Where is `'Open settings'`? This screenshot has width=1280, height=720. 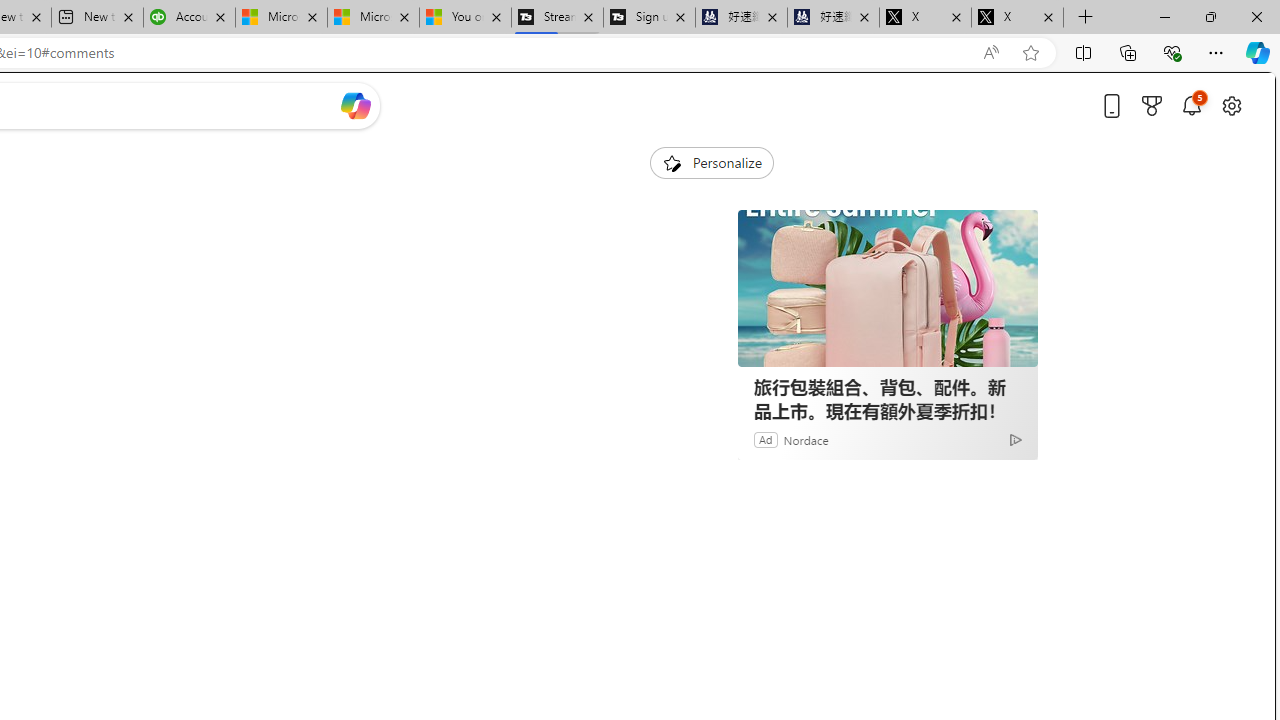
'Open settings' is located at coordinates (1231, 105).